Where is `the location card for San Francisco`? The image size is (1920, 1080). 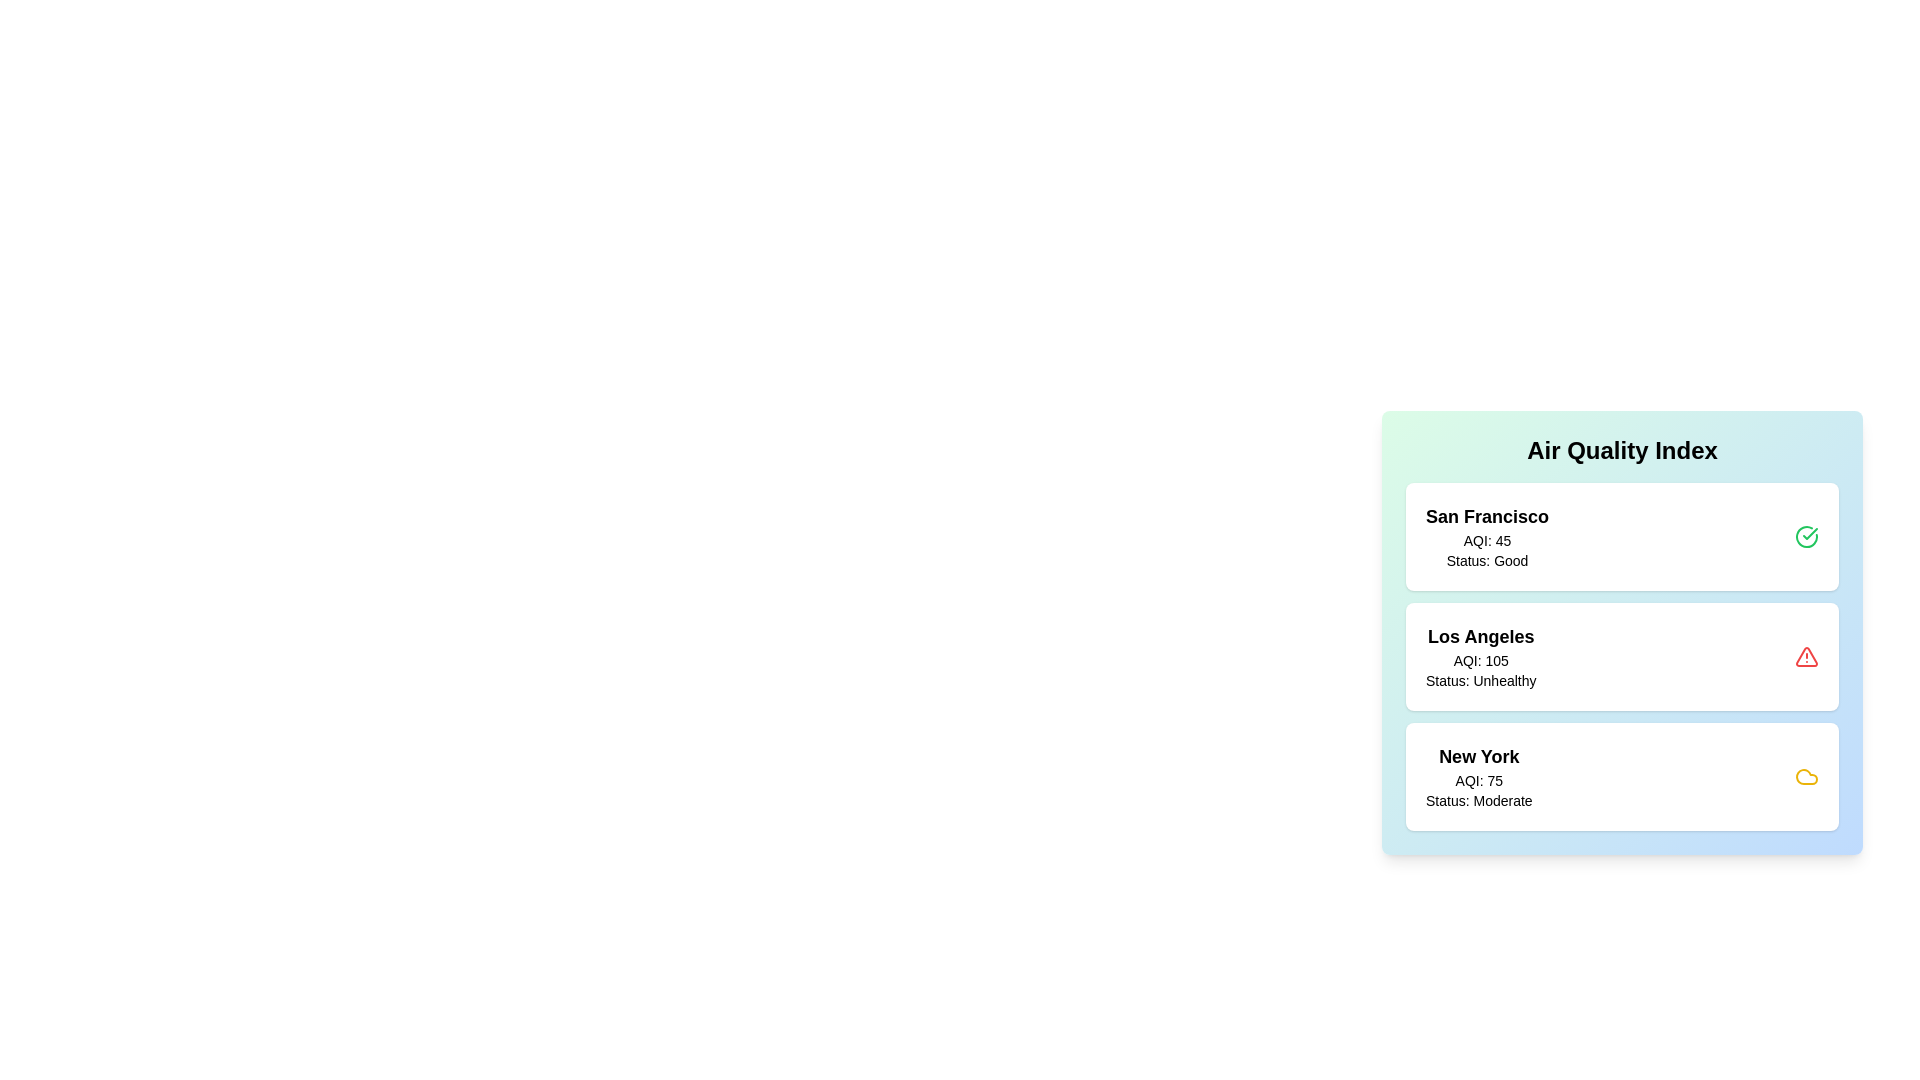
the location card for San Francisco is located at coordinates (1622, 535).